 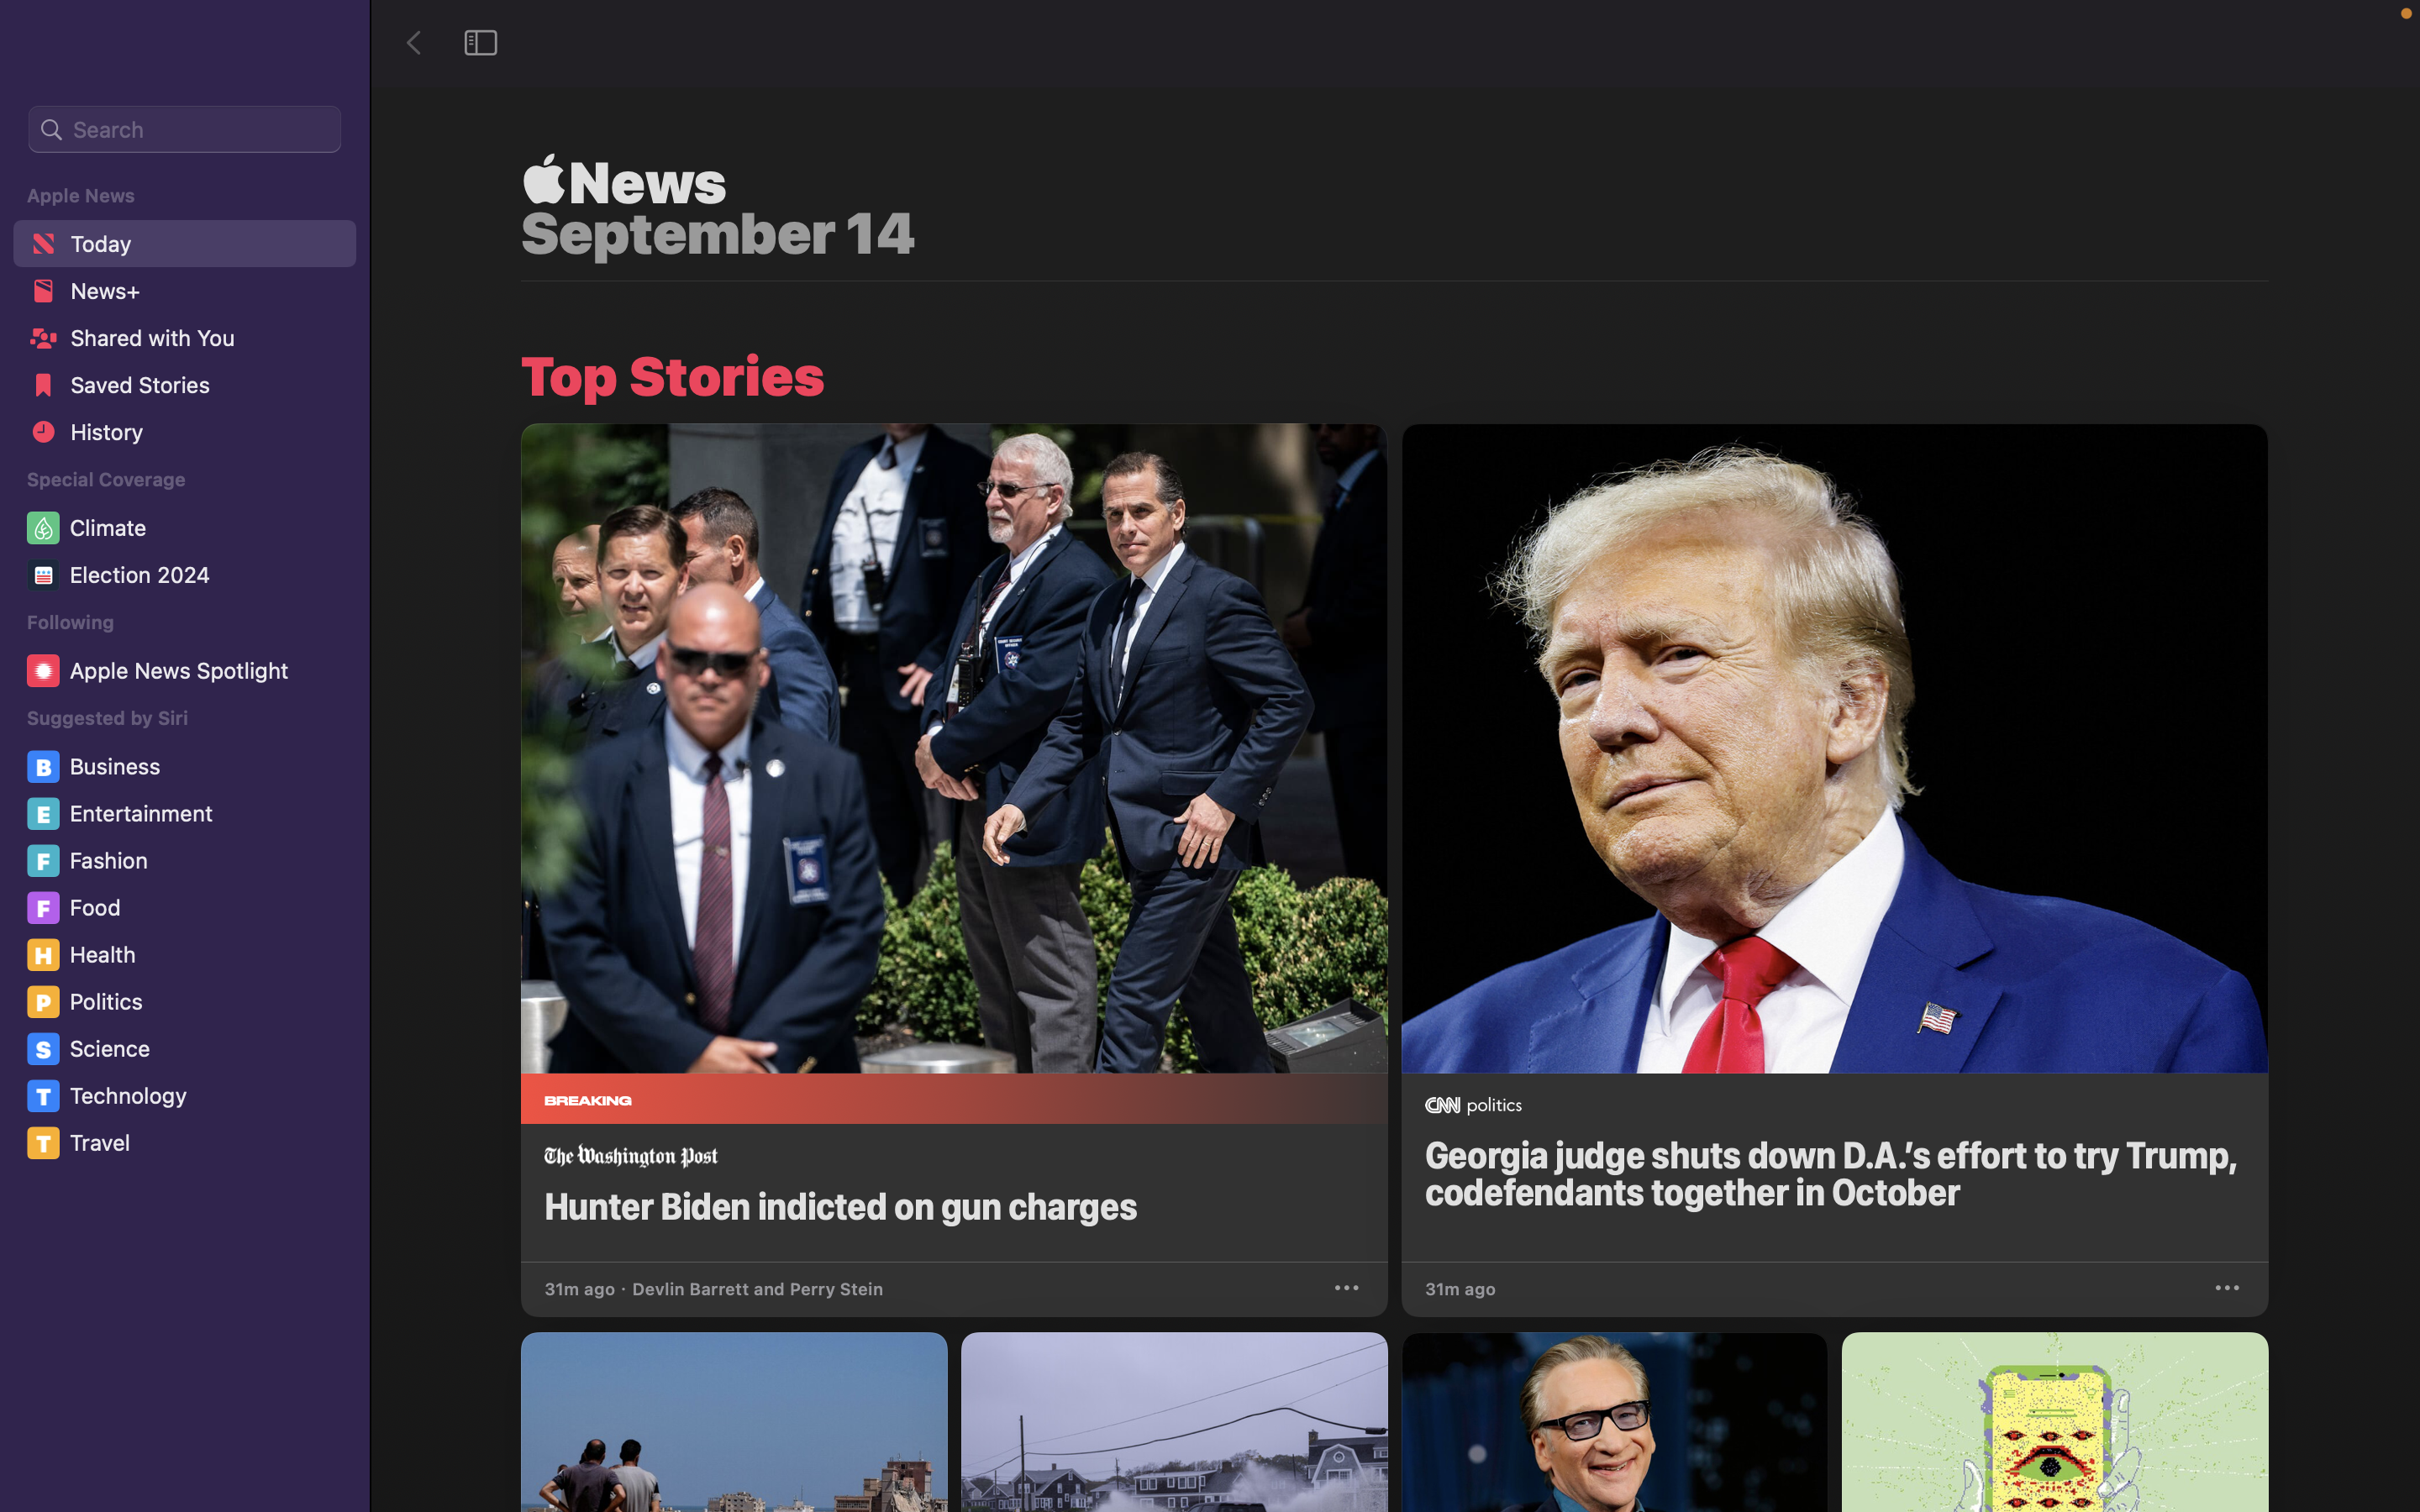 What do you see at coordinates (189, 953) in the screenshot?
I see `the "Health" option` at bounding box center [189, 953].